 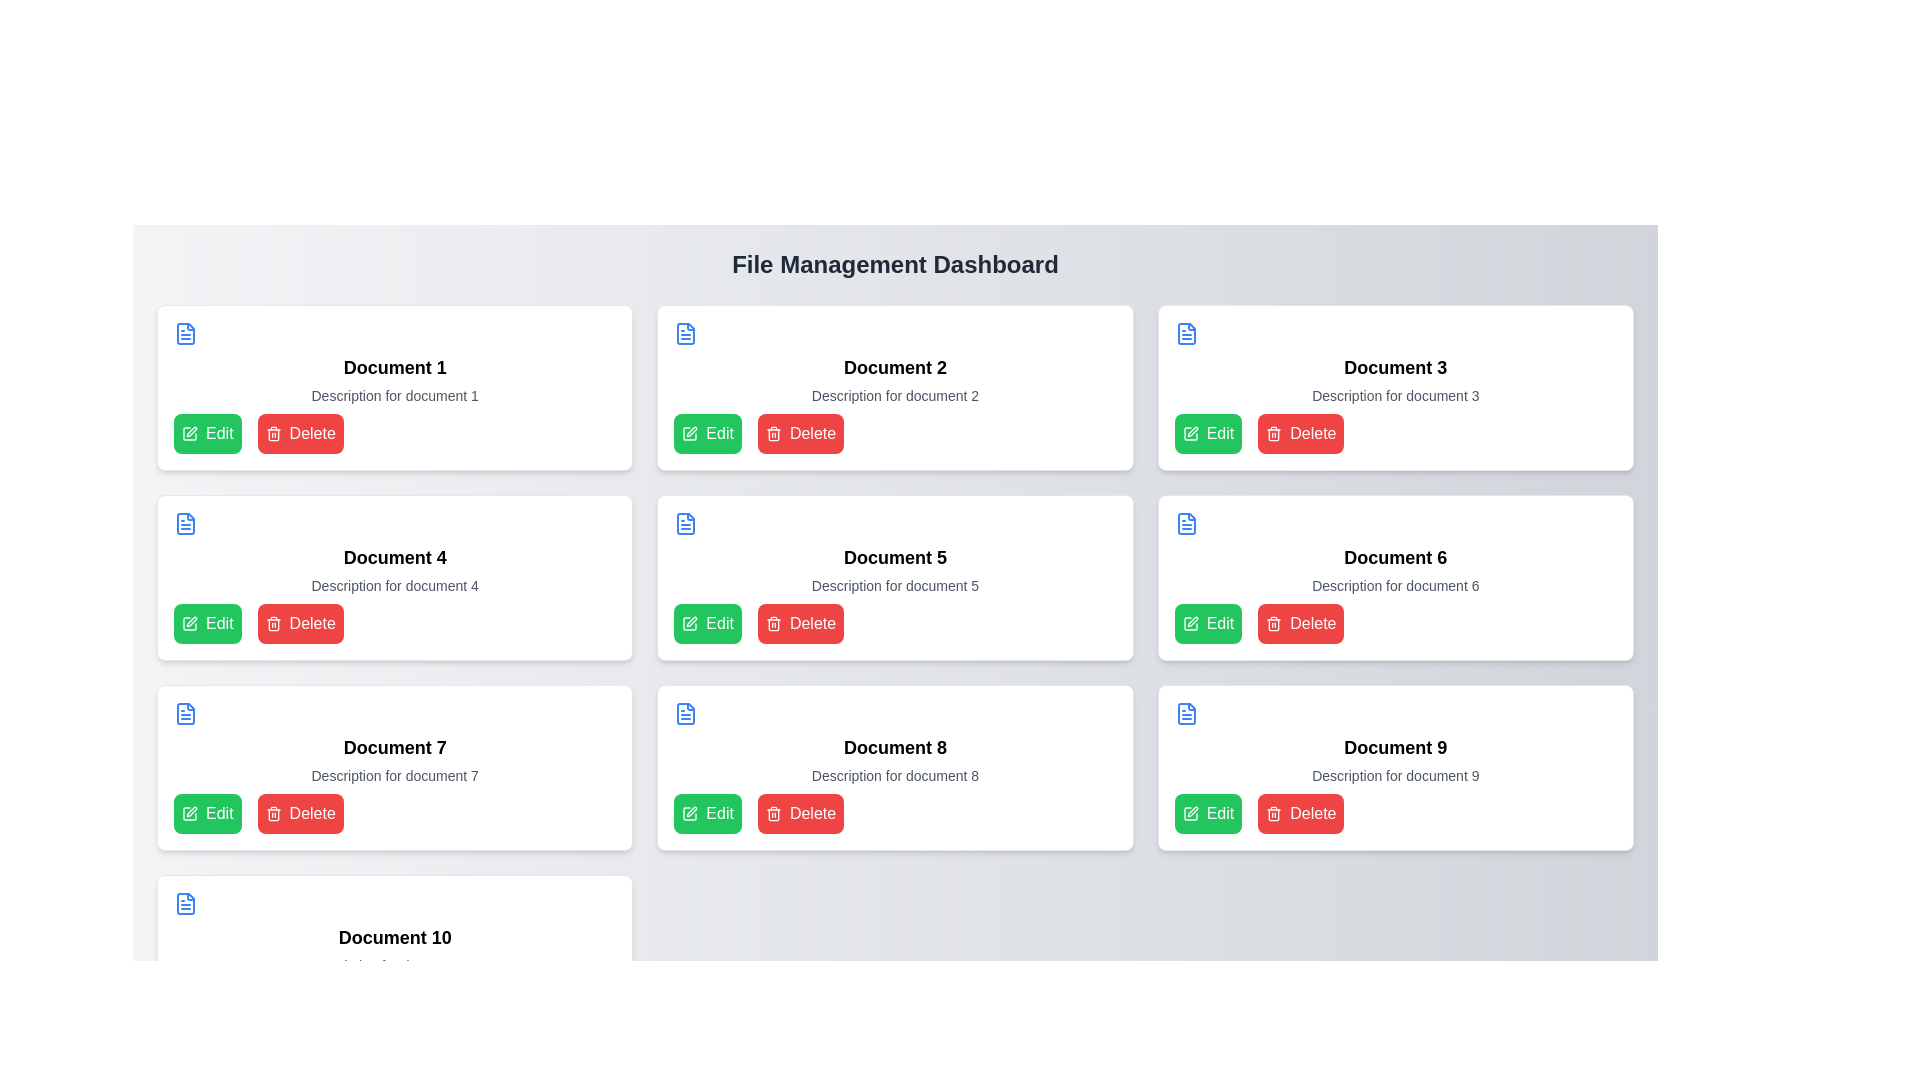 I want to click on the non-interactive text element labeled 'Description for document 1' located below the 'Document 1' title in the first document card of the file management dashboard, so click(x=395, y=396).